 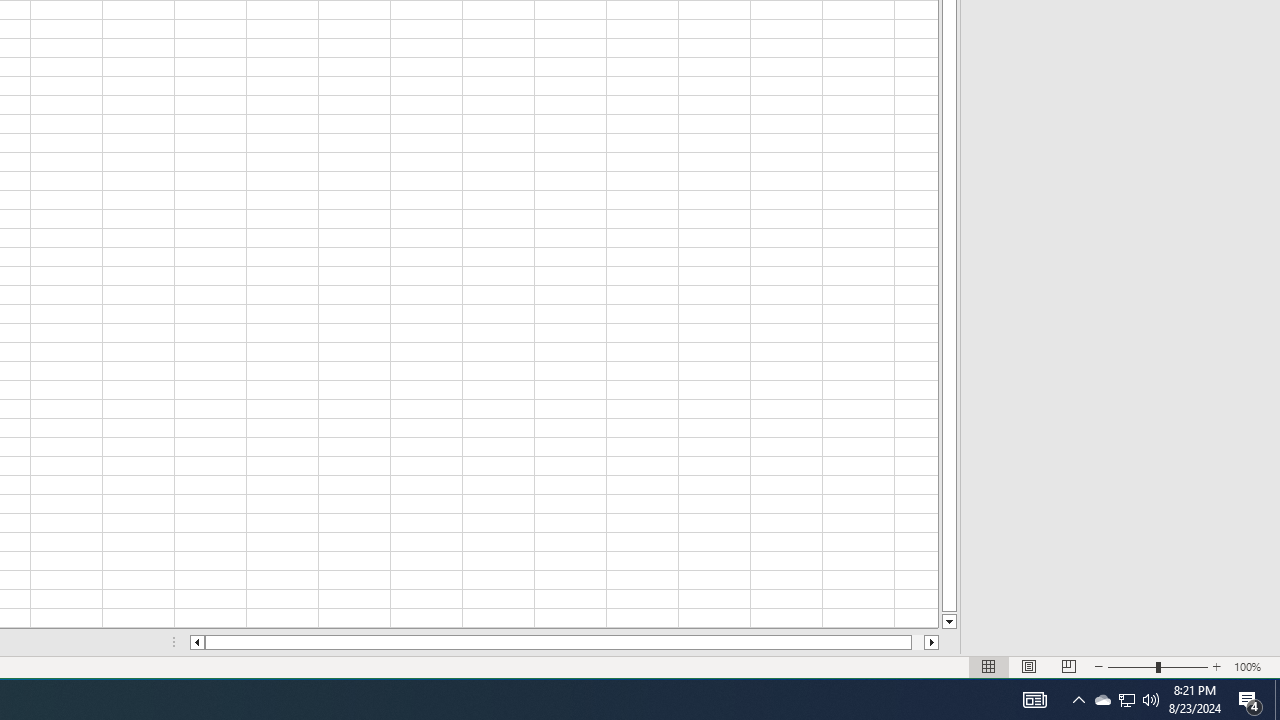 I want to click on 'Column right', so click(x=931, y=642).